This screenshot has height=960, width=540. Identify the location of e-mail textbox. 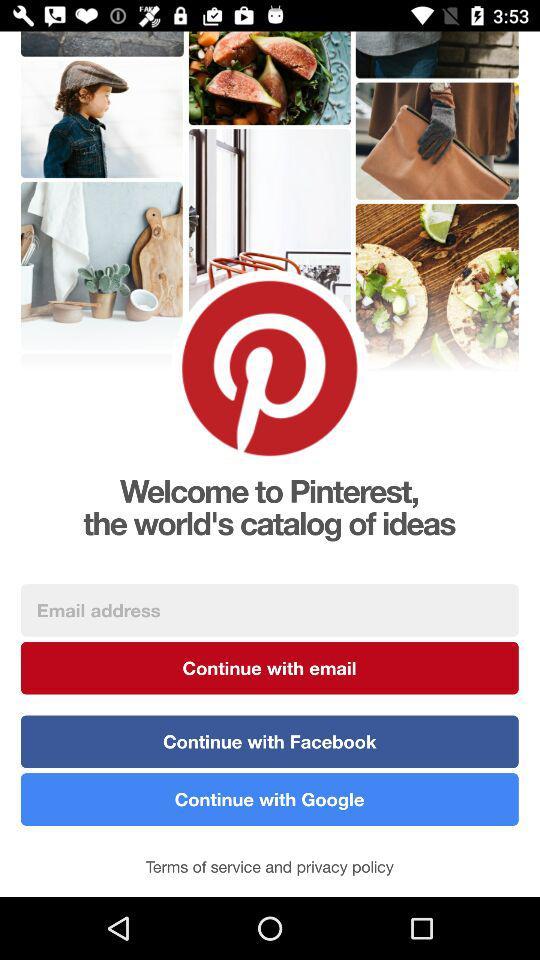
(269, 609).